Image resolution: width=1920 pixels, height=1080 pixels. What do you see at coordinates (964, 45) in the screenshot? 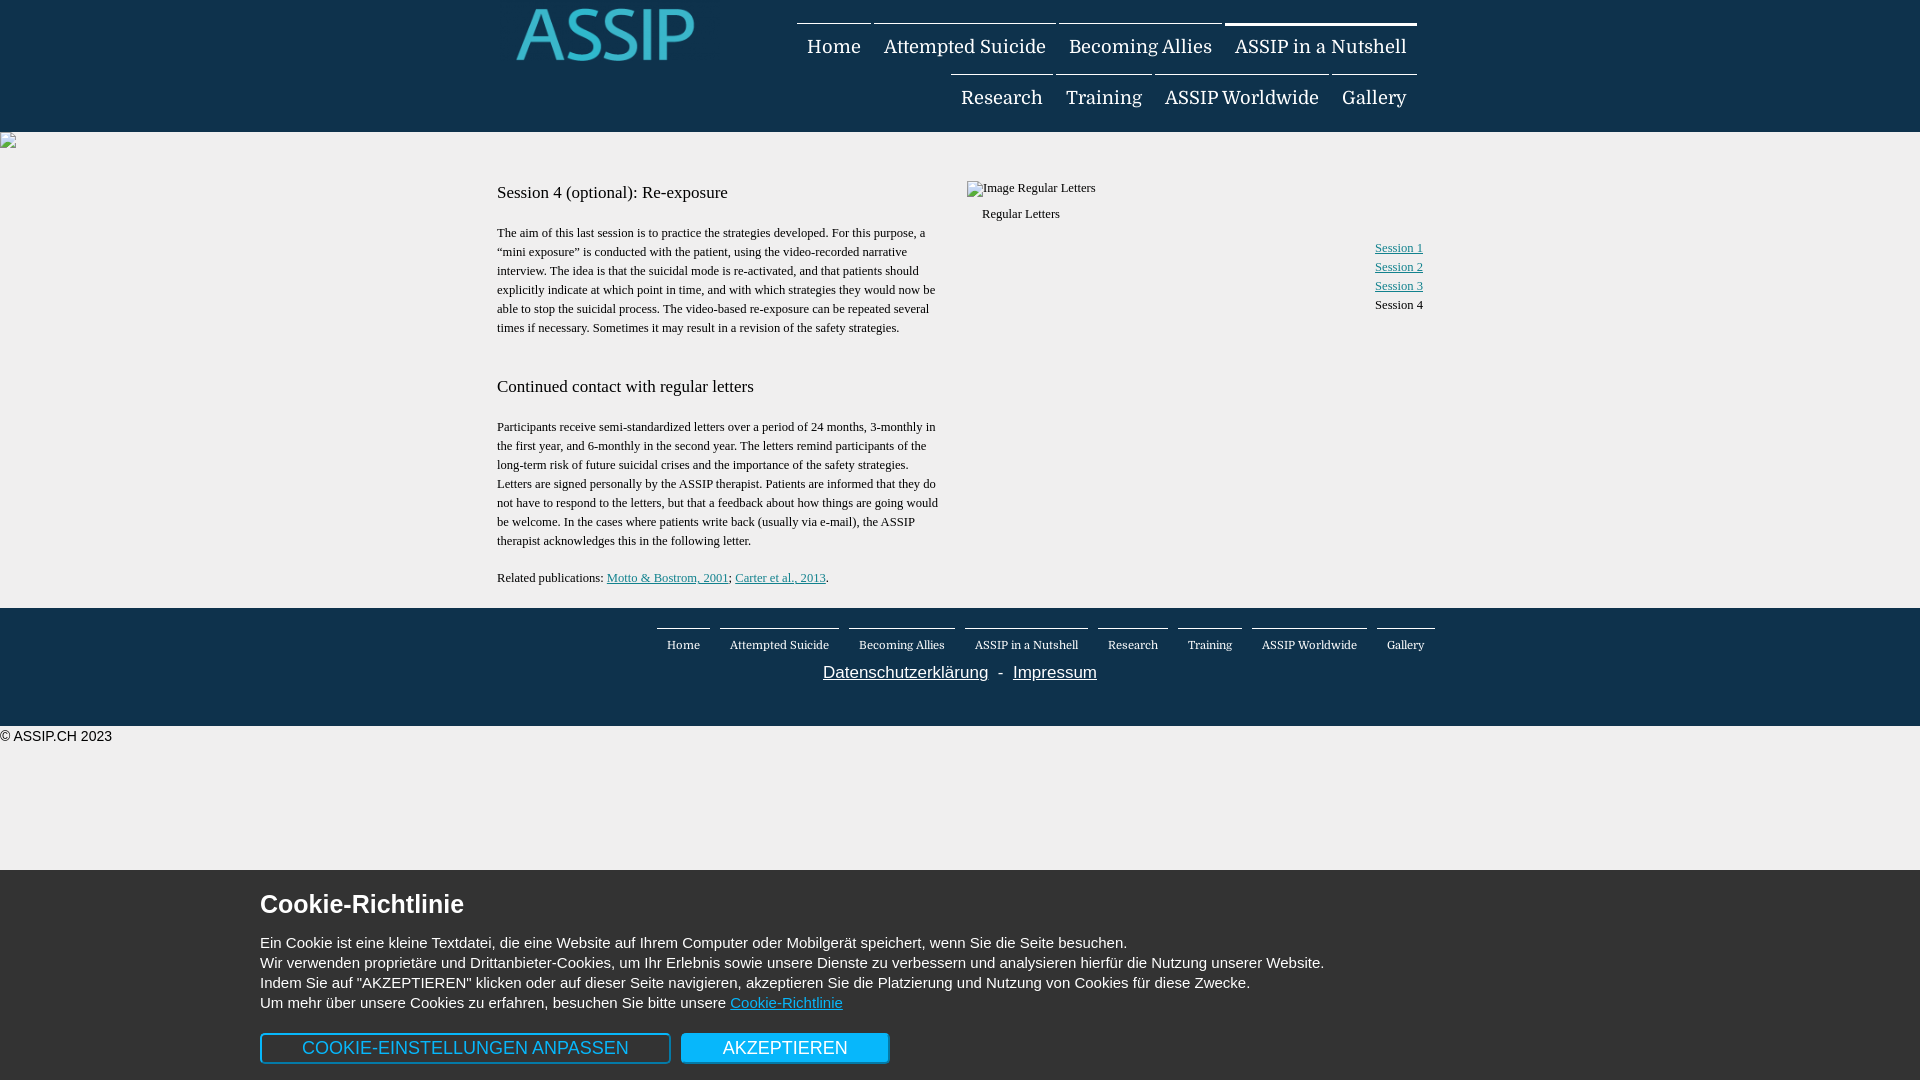
I see `'Attempted Suicide'` at bounding box center [964, 45].